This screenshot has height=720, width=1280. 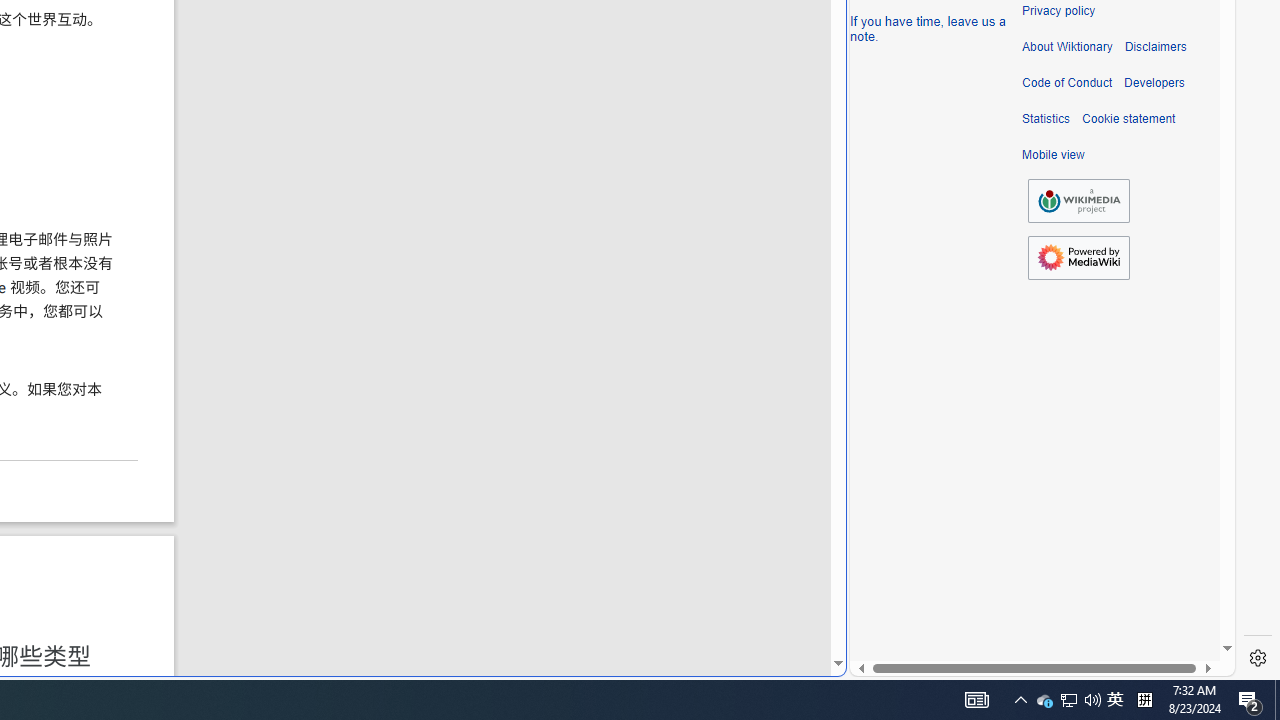 What do you see at coordinates (1066, 82) in the screenshot?
I see `'Code of Conduct'` at bounding box center [1066, 82].